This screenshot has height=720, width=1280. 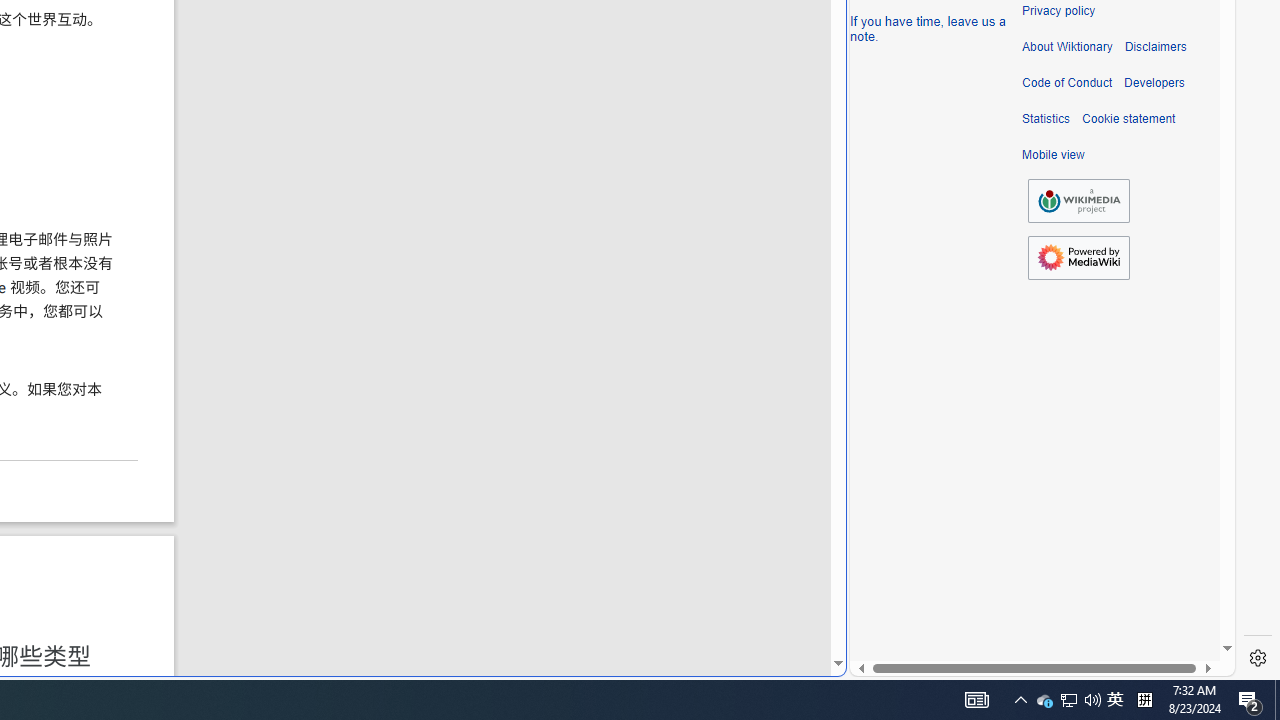 What do you see at coordinates (1066, 82) in the screenshot?
I see `'Code of Conduct'` at bounding box center [1066, 82].